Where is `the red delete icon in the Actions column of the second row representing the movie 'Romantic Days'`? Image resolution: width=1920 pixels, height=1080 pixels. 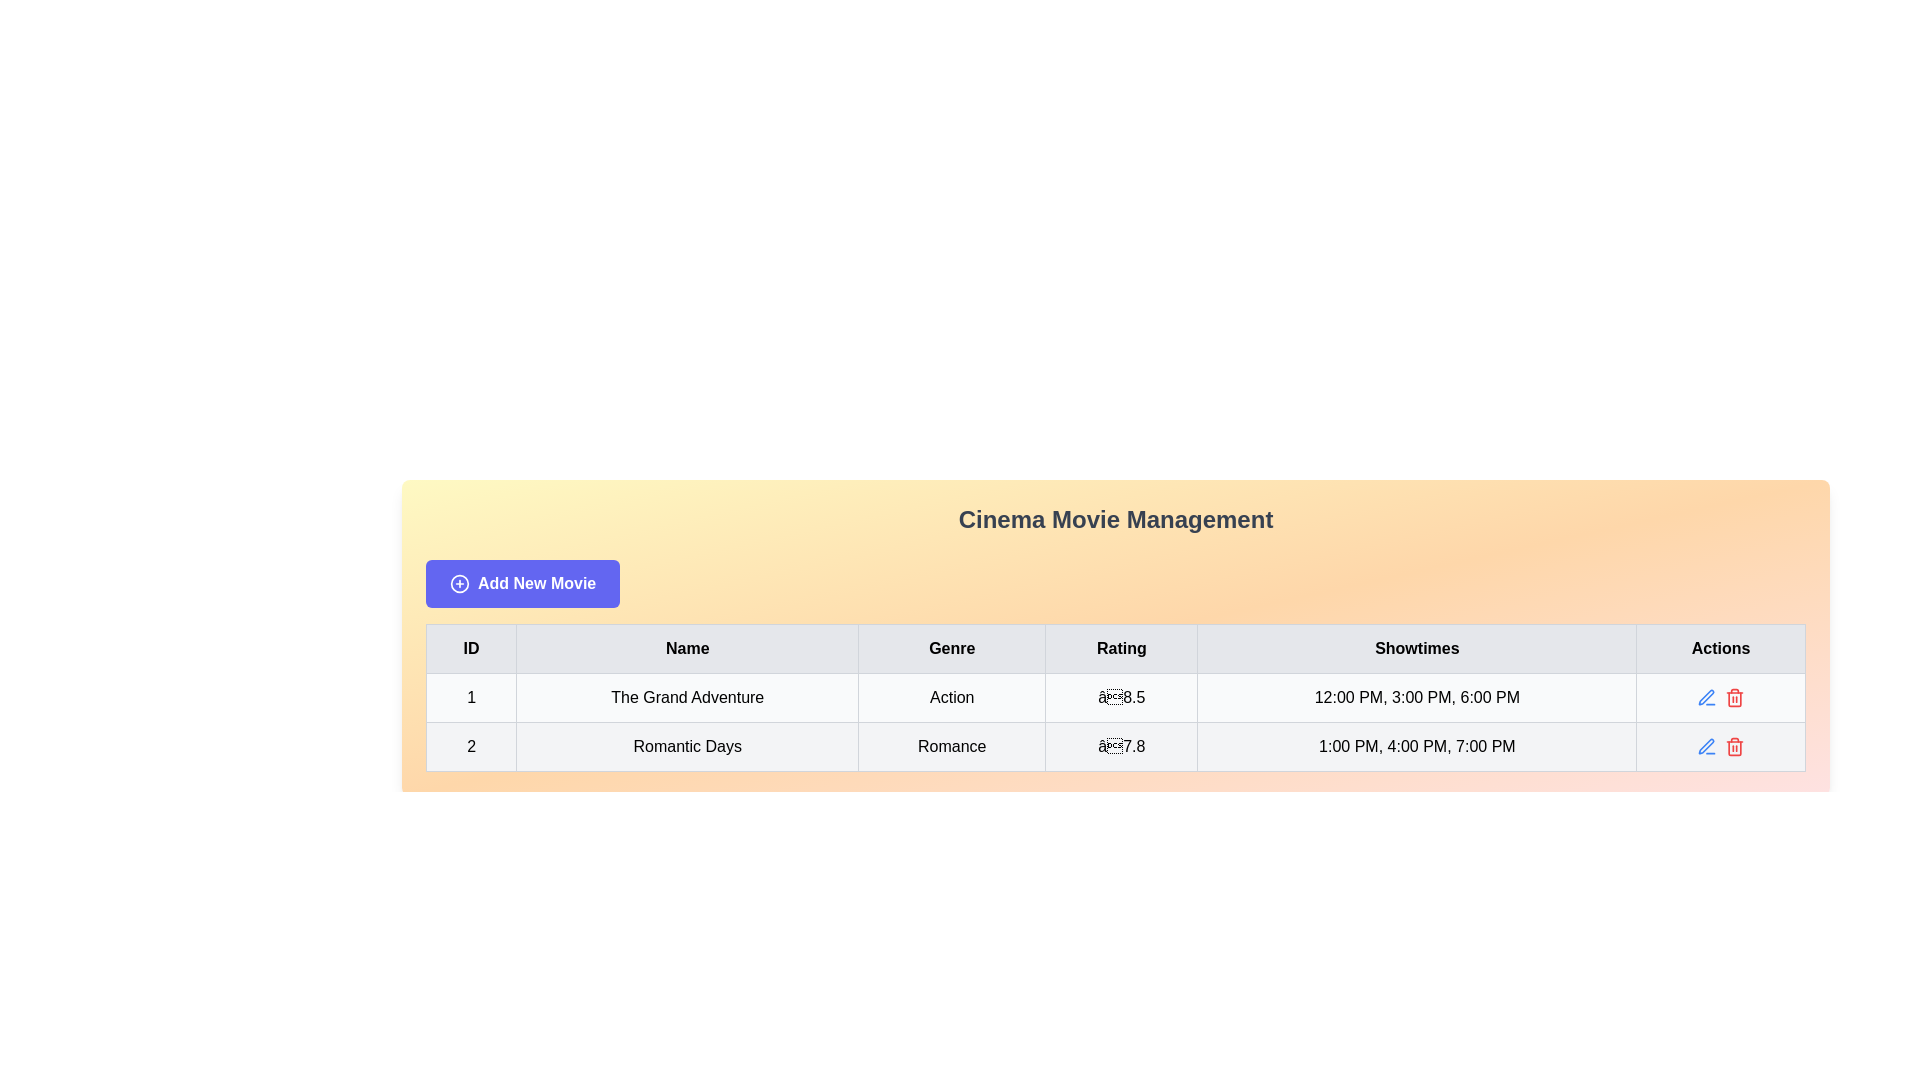 the red delete icon in the Actions column of the second row representing the movie 'Romantic Days' is located at coordinates (1720, 697).